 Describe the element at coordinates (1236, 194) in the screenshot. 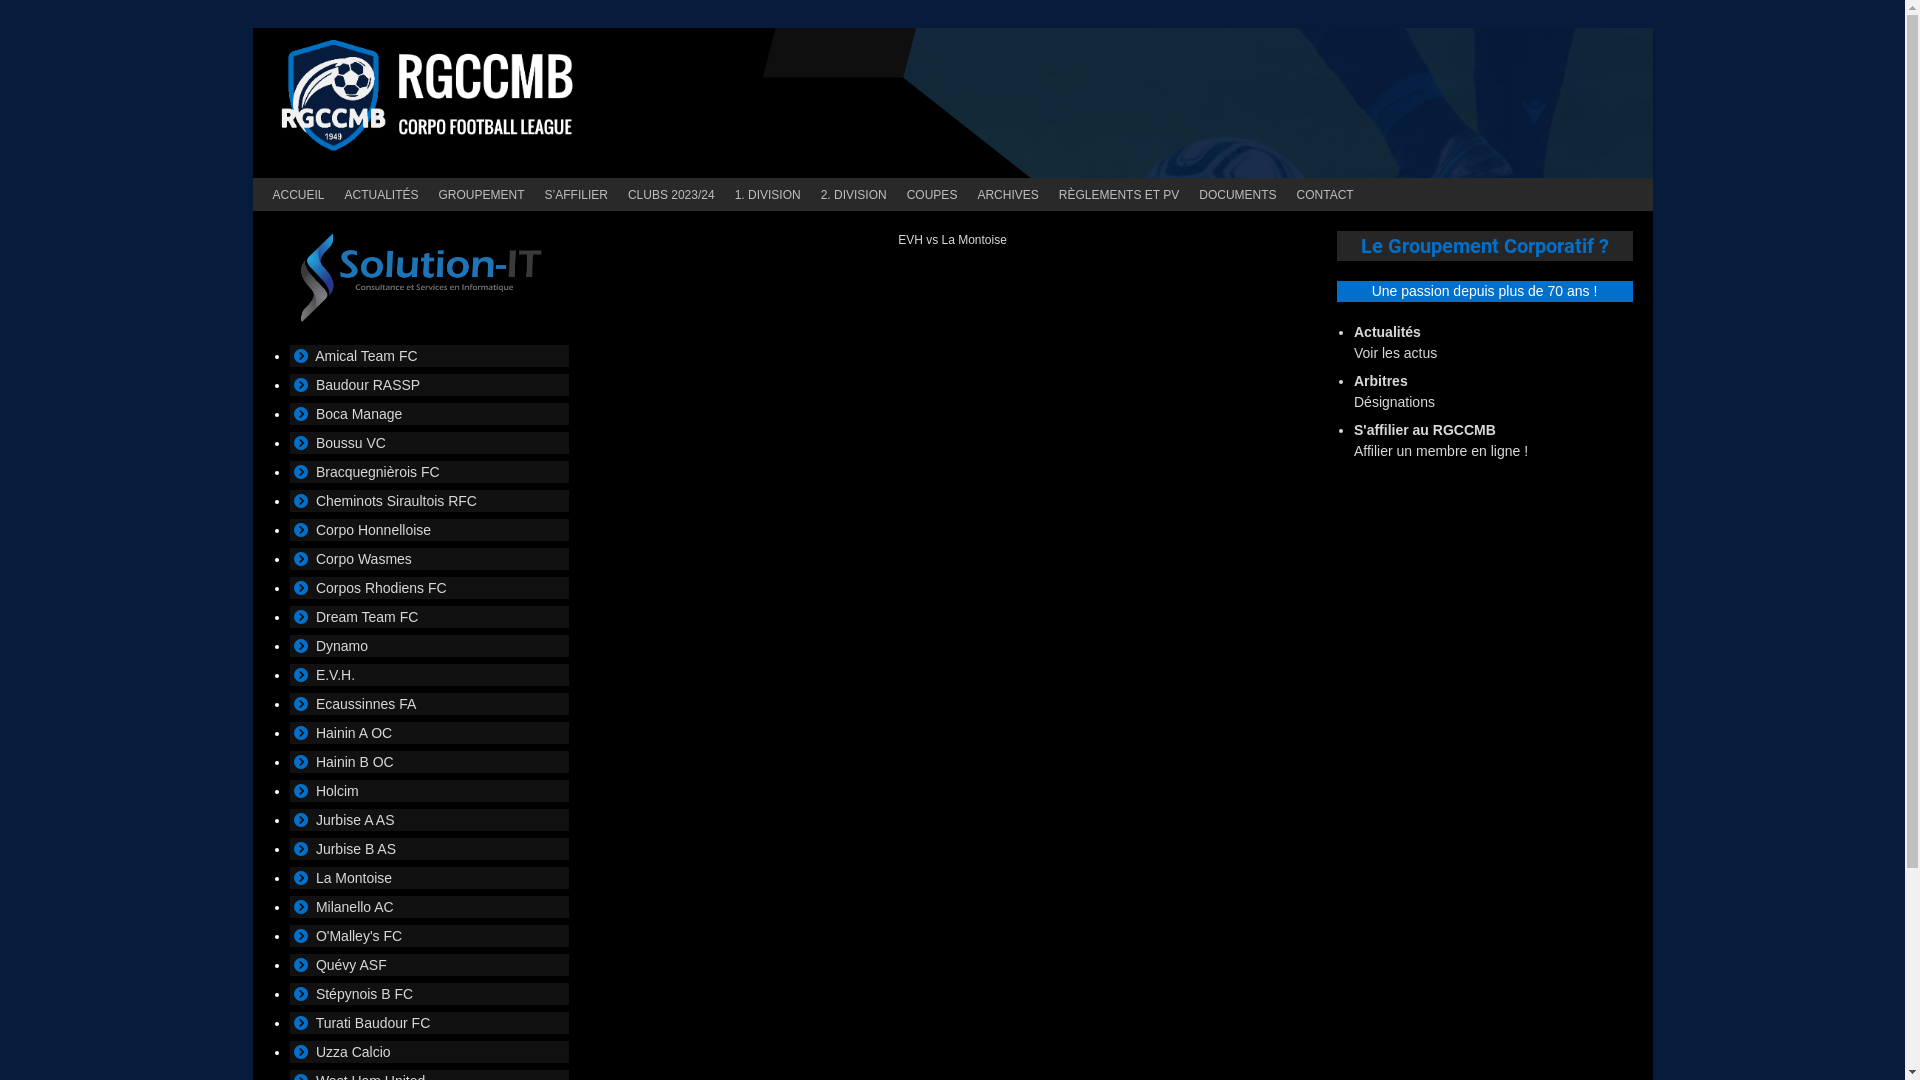

I see `'DOCUMENTS'` at that location.